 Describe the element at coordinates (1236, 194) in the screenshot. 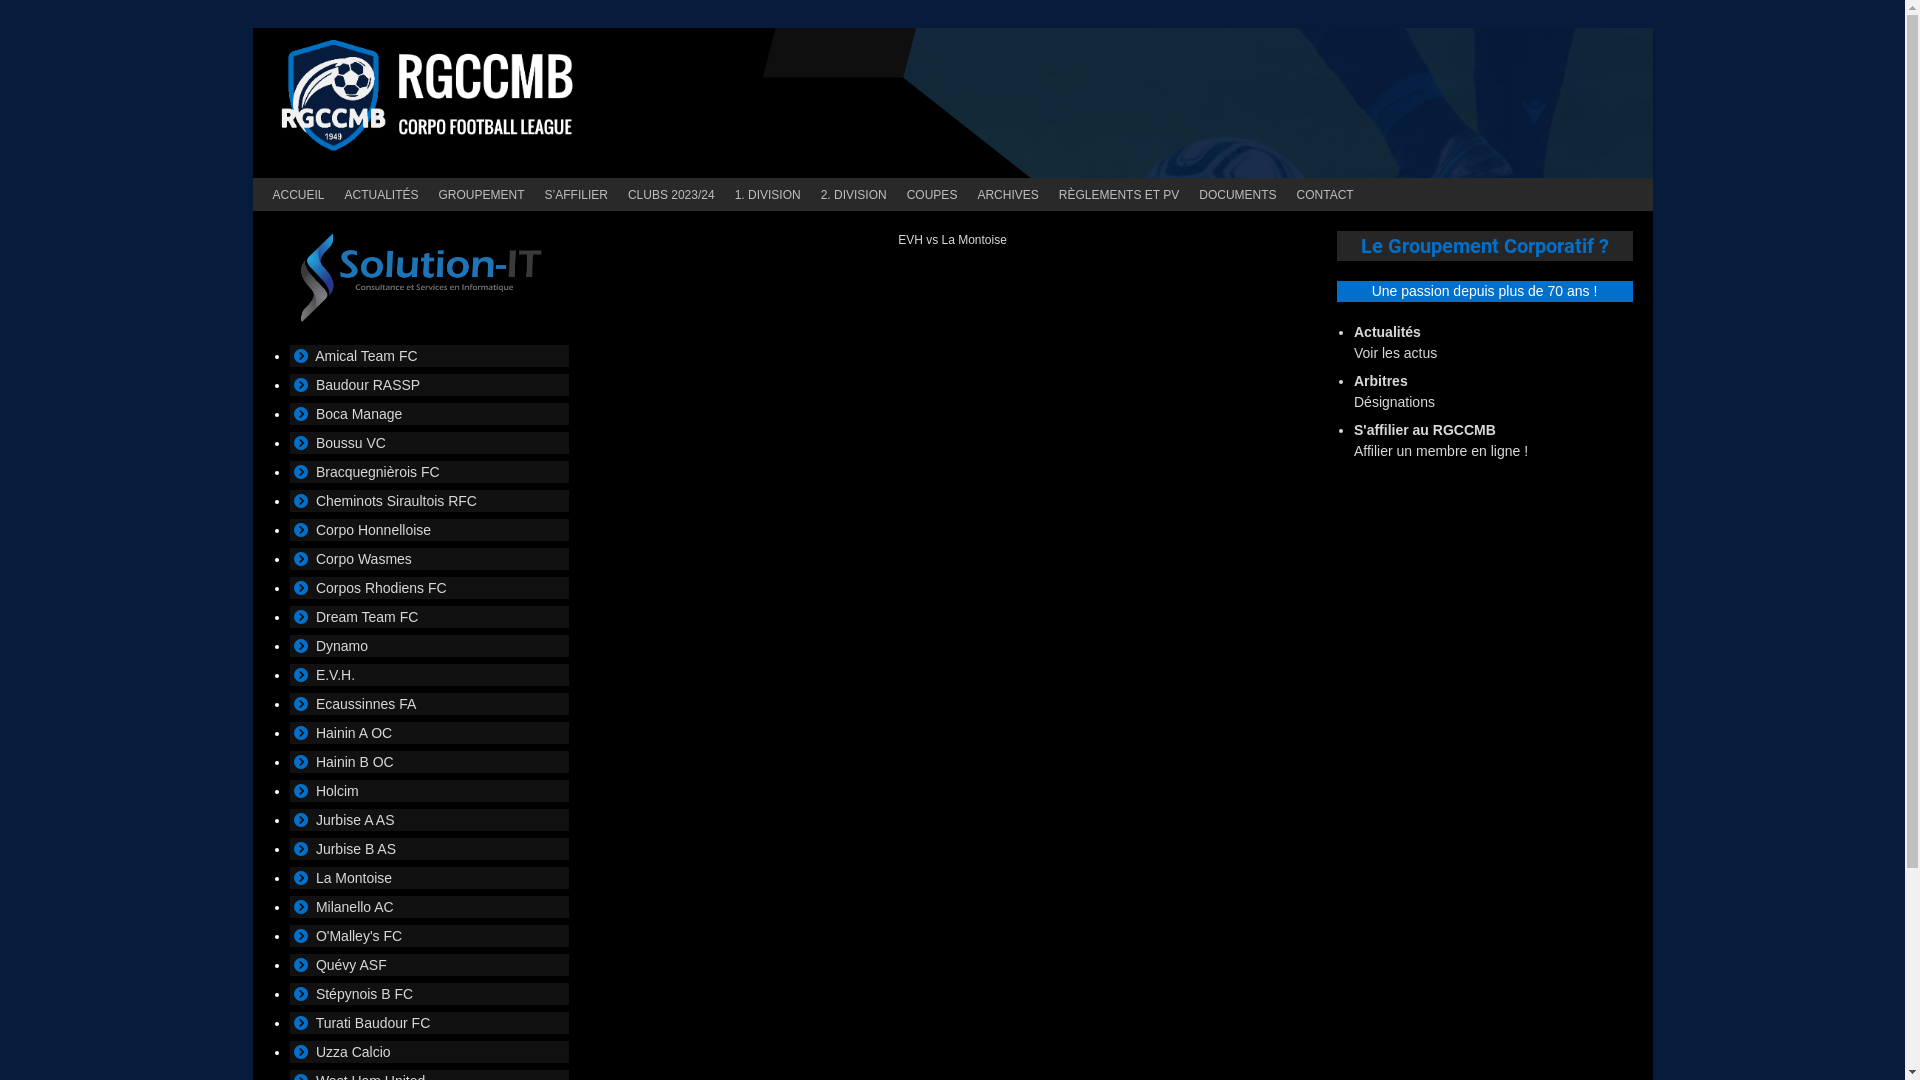

I see `'DOCUMENTS'` at that location.